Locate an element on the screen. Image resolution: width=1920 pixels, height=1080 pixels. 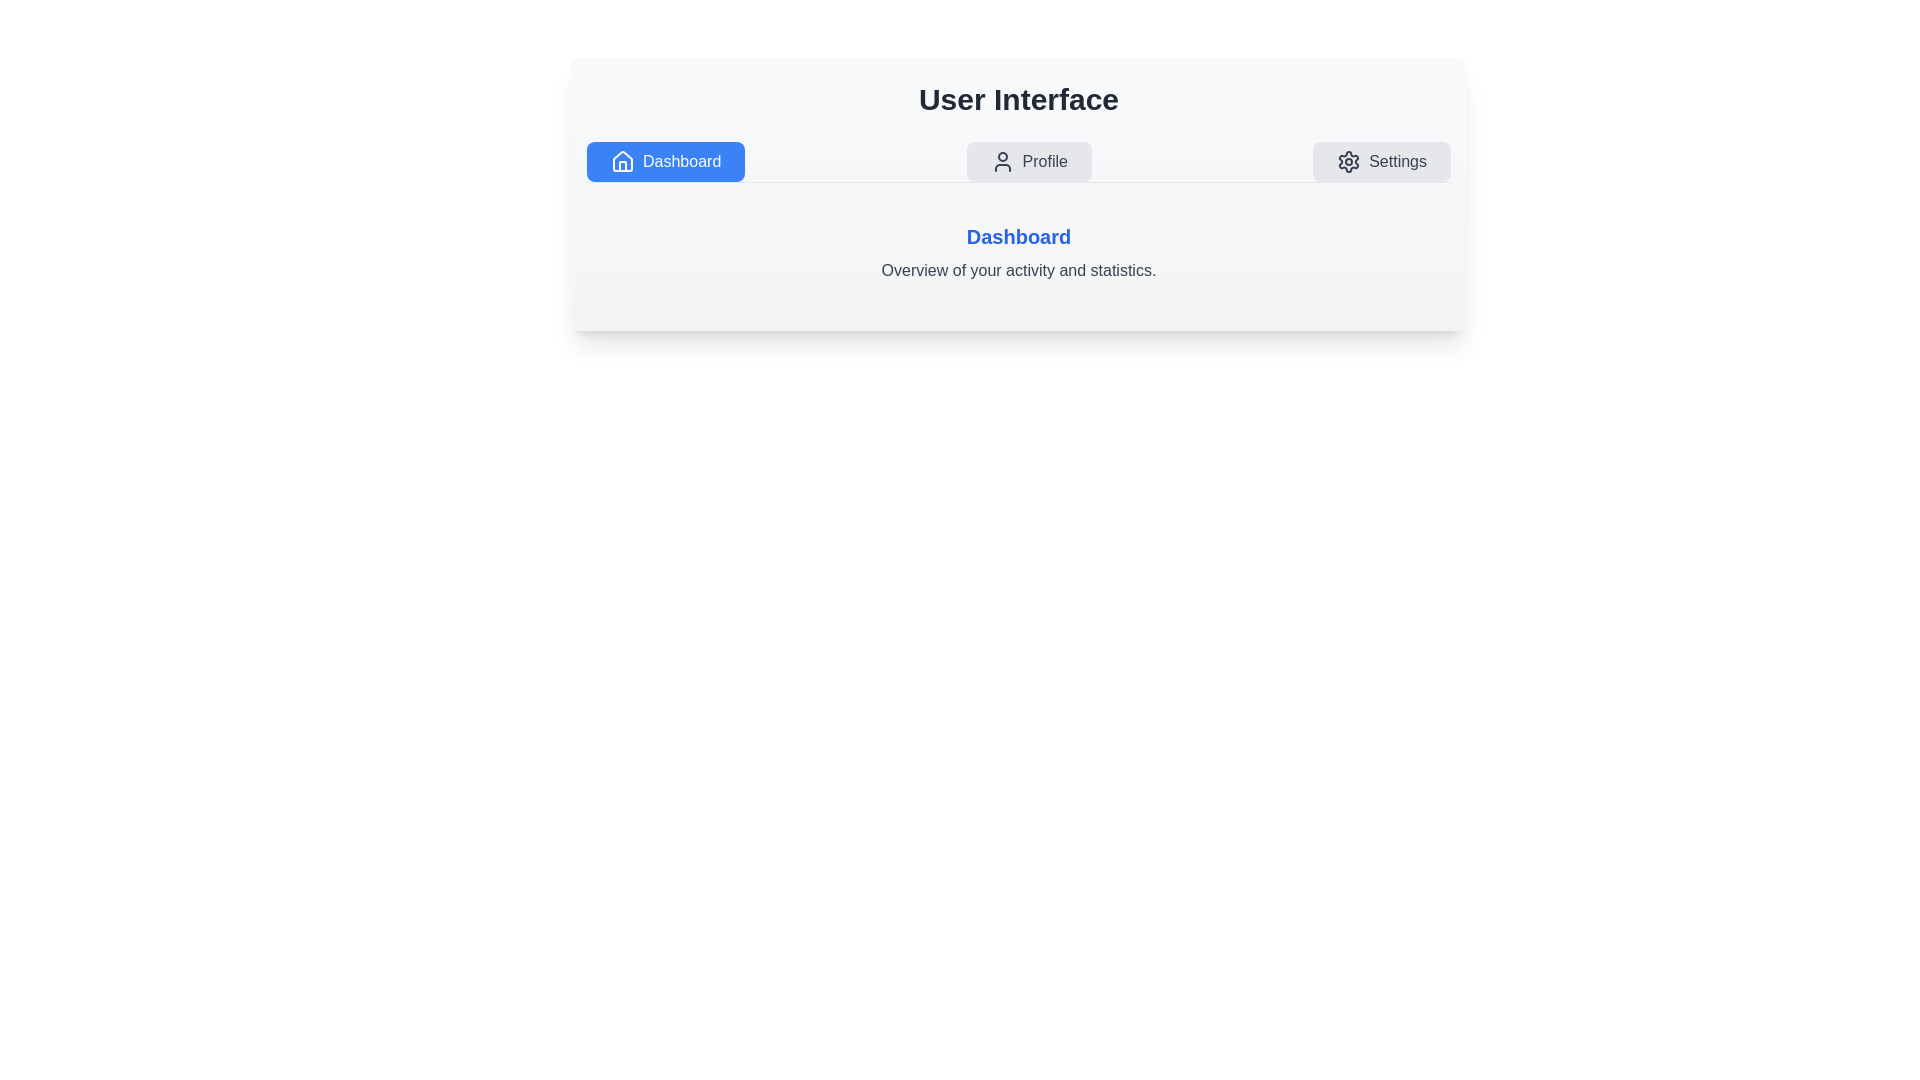
the Settings tab to view its content is located at coordinates (1381, 161).